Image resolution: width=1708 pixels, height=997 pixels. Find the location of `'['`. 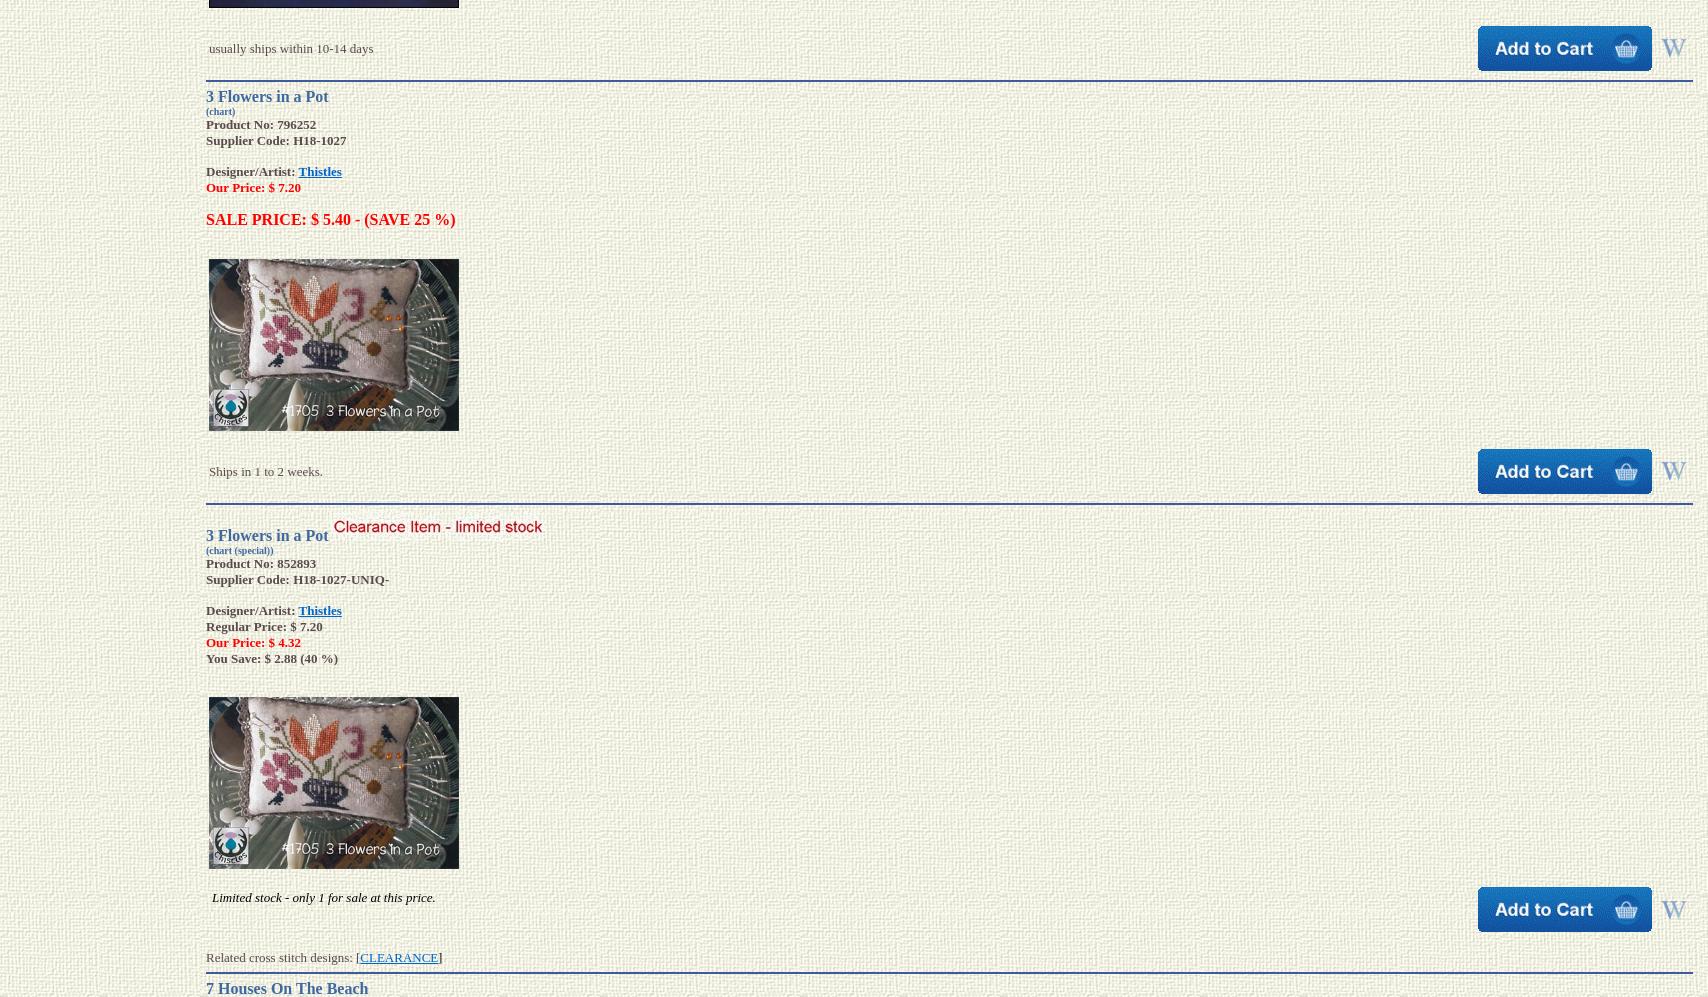

'[' is located at coordinates (357, 956).